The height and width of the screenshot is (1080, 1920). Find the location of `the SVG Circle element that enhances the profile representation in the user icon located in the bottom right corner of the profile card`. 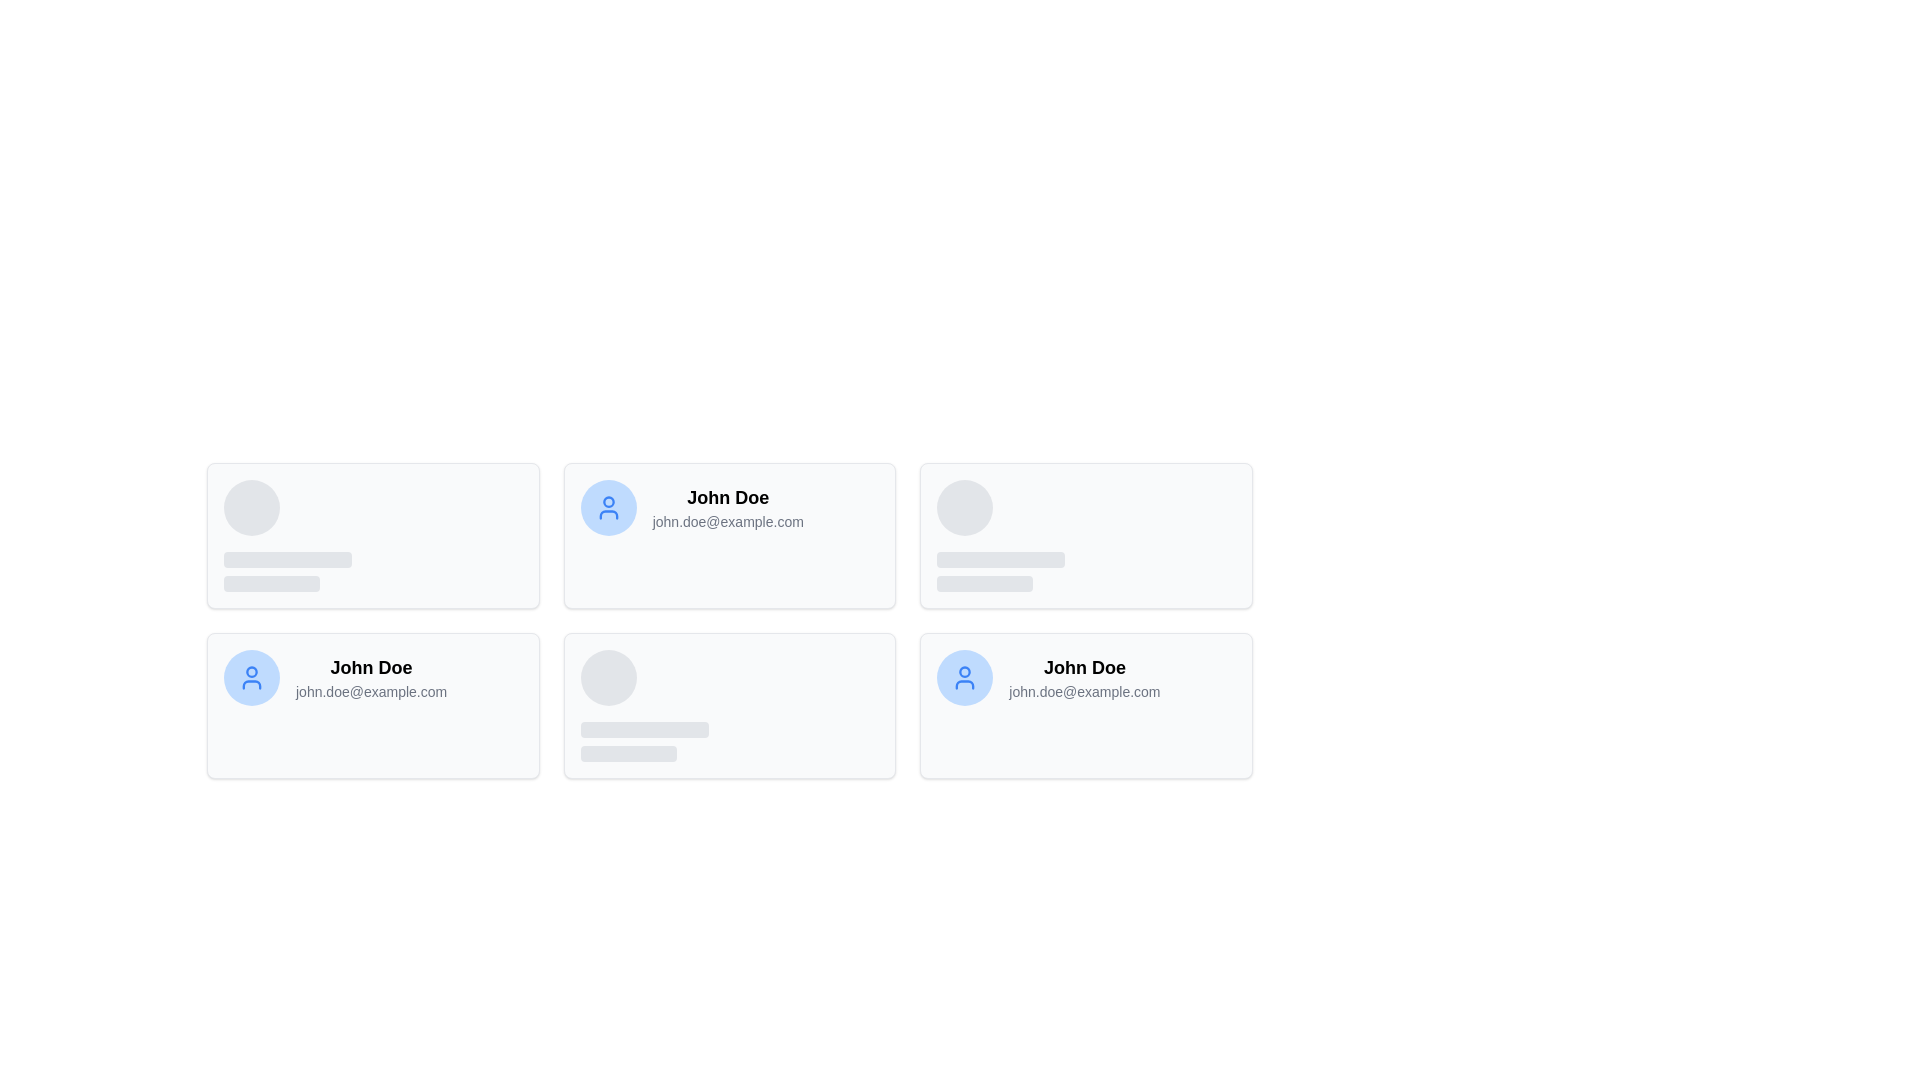

the SVG Circle element that enhances the profile representation in the user icon located in the bottom right corner of the profile card is located at coordinates (965, 672).